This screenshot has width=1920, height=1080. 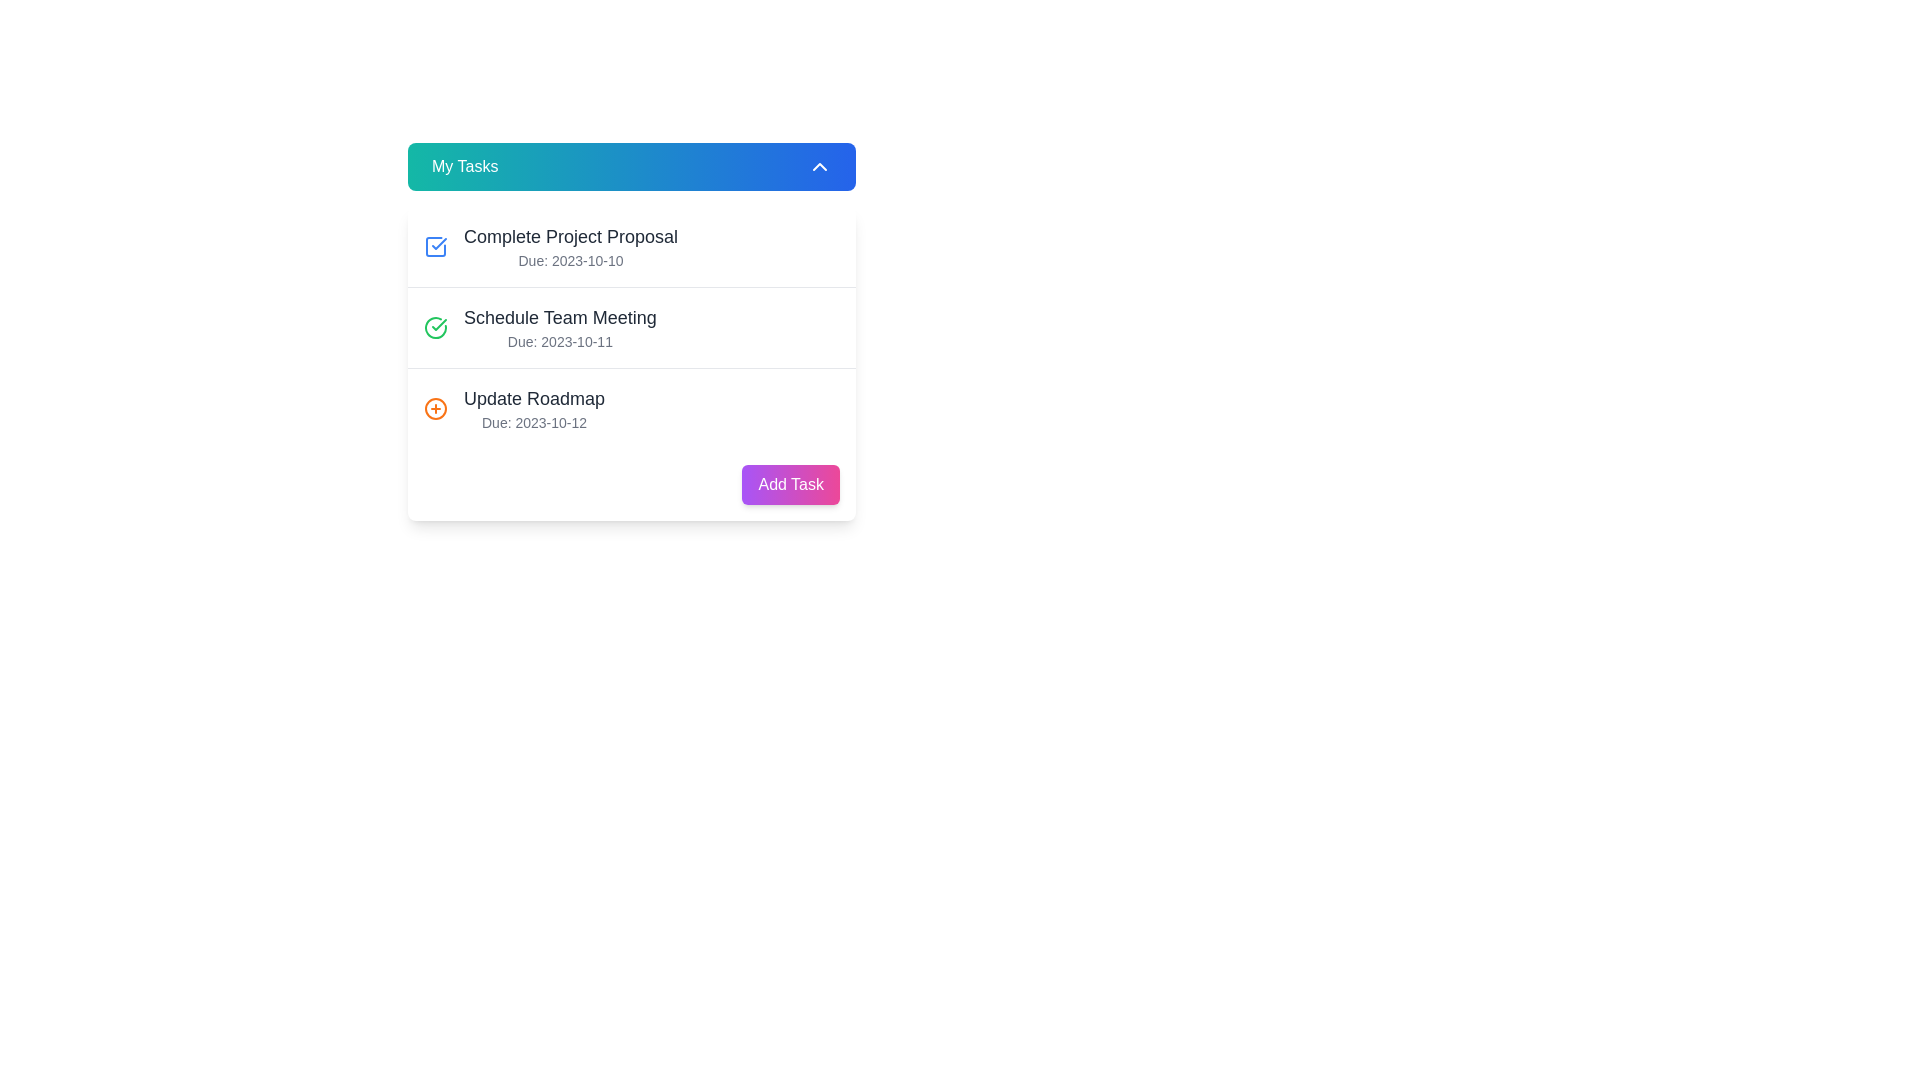 I want to click on the 'Update Roadmap' text block element for accessibility navigation, so click(x=534, y=407).